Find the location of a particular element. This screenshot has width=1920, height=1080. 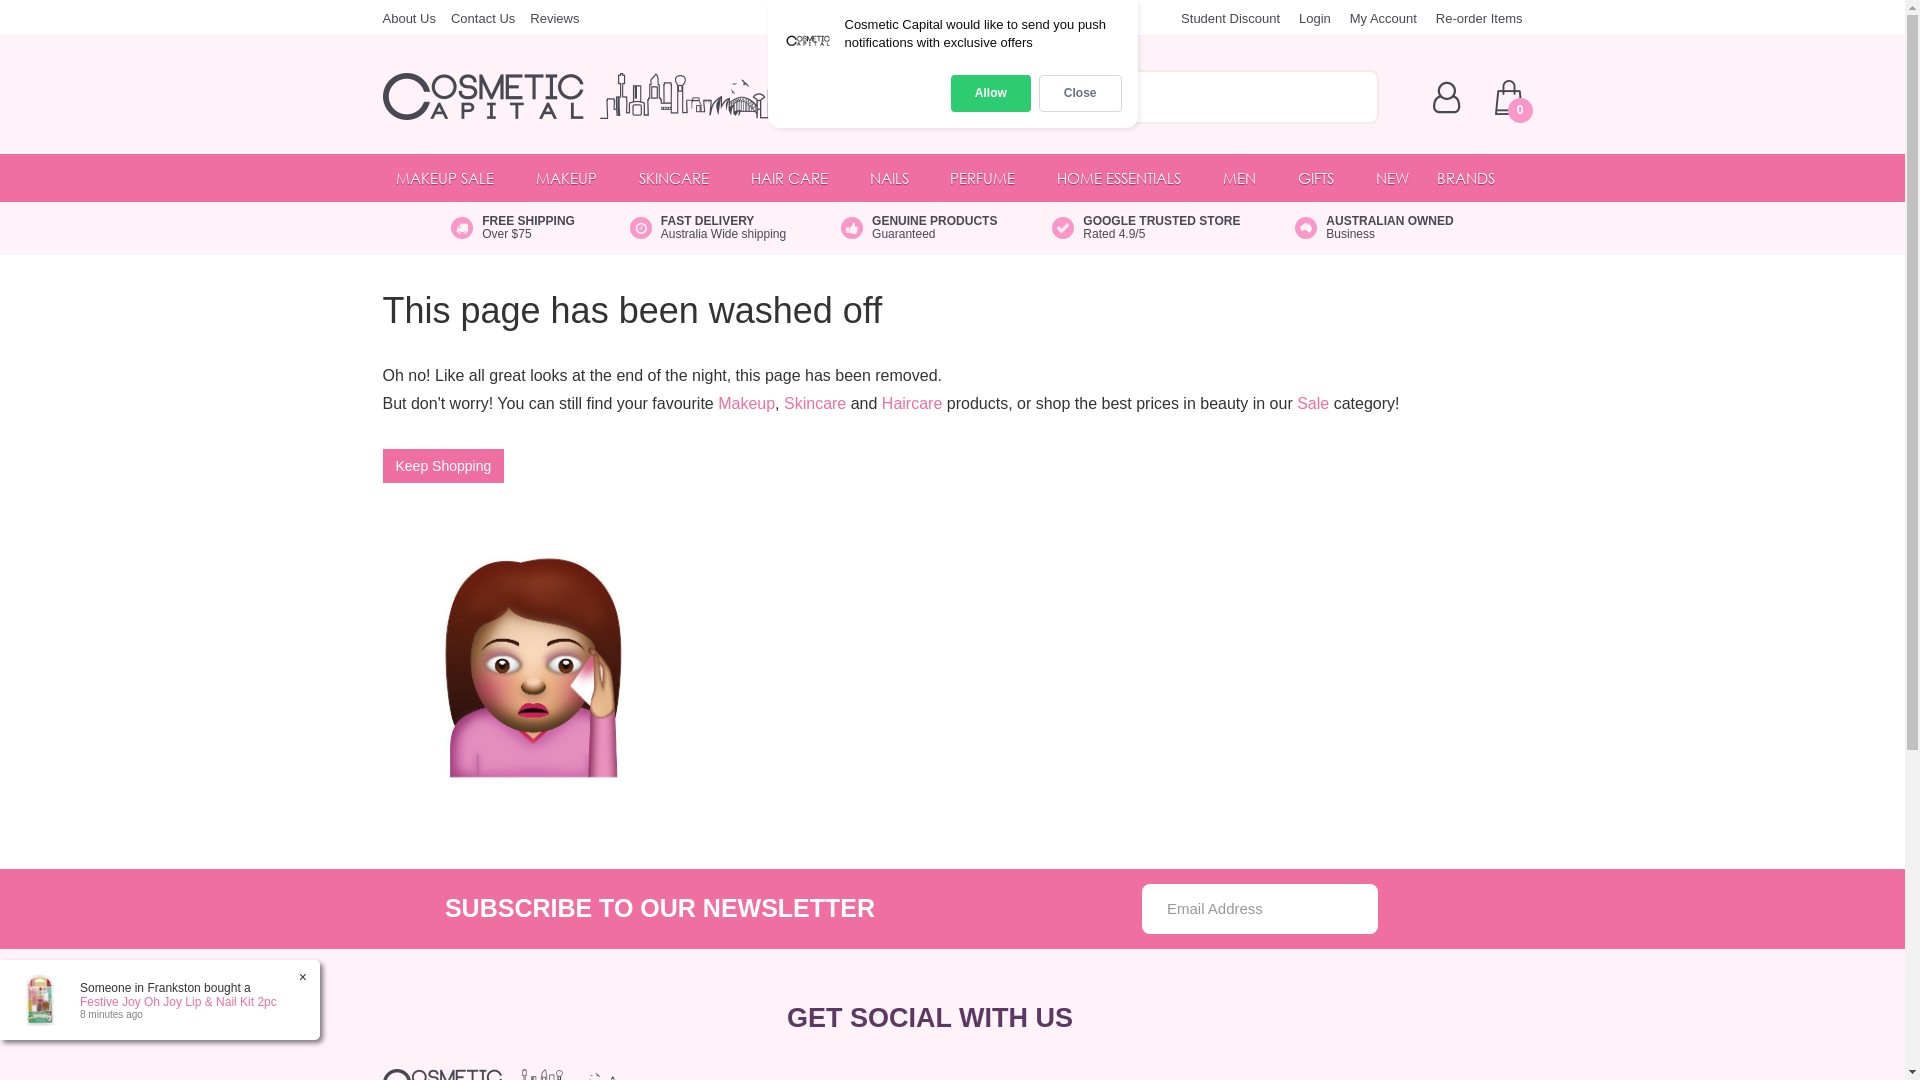

'MAKEUP' is located at coordinates (572, 176).